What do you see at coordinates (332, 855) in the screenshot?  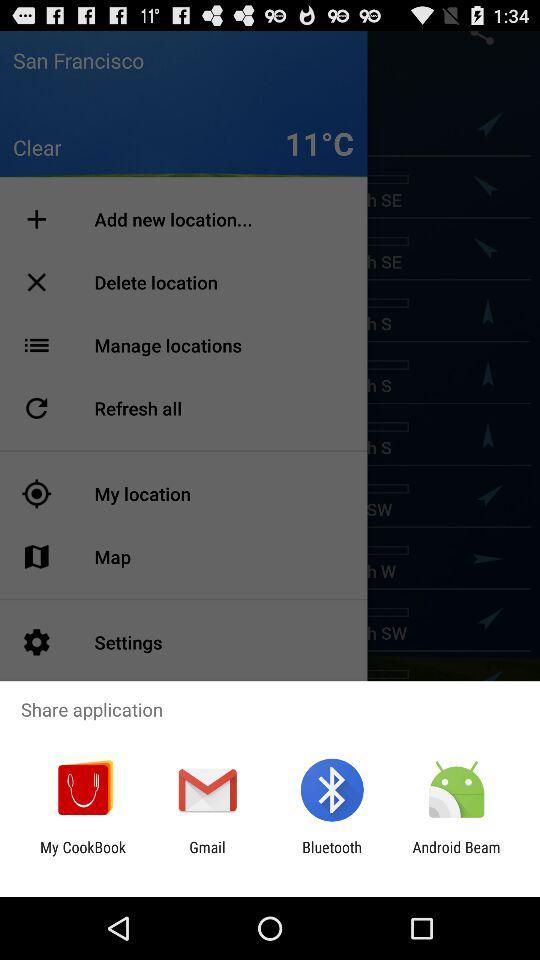 I see `app next to the gmail` at bounding box center [332, 855].